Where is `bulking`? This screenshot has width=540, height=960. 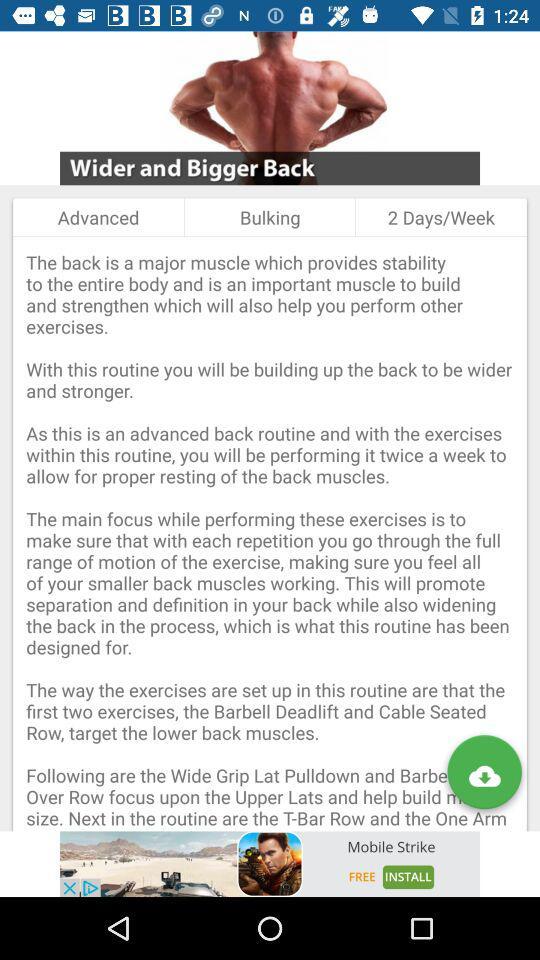
bulking is located at coordinates (270, 217).